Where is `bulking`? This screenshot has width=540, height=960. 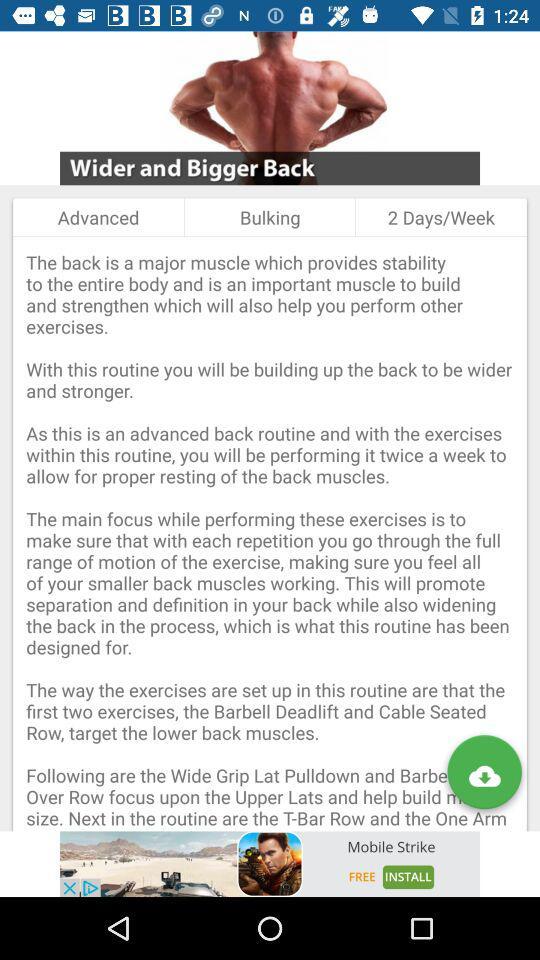
bulking is located at coordinates (270, 217).